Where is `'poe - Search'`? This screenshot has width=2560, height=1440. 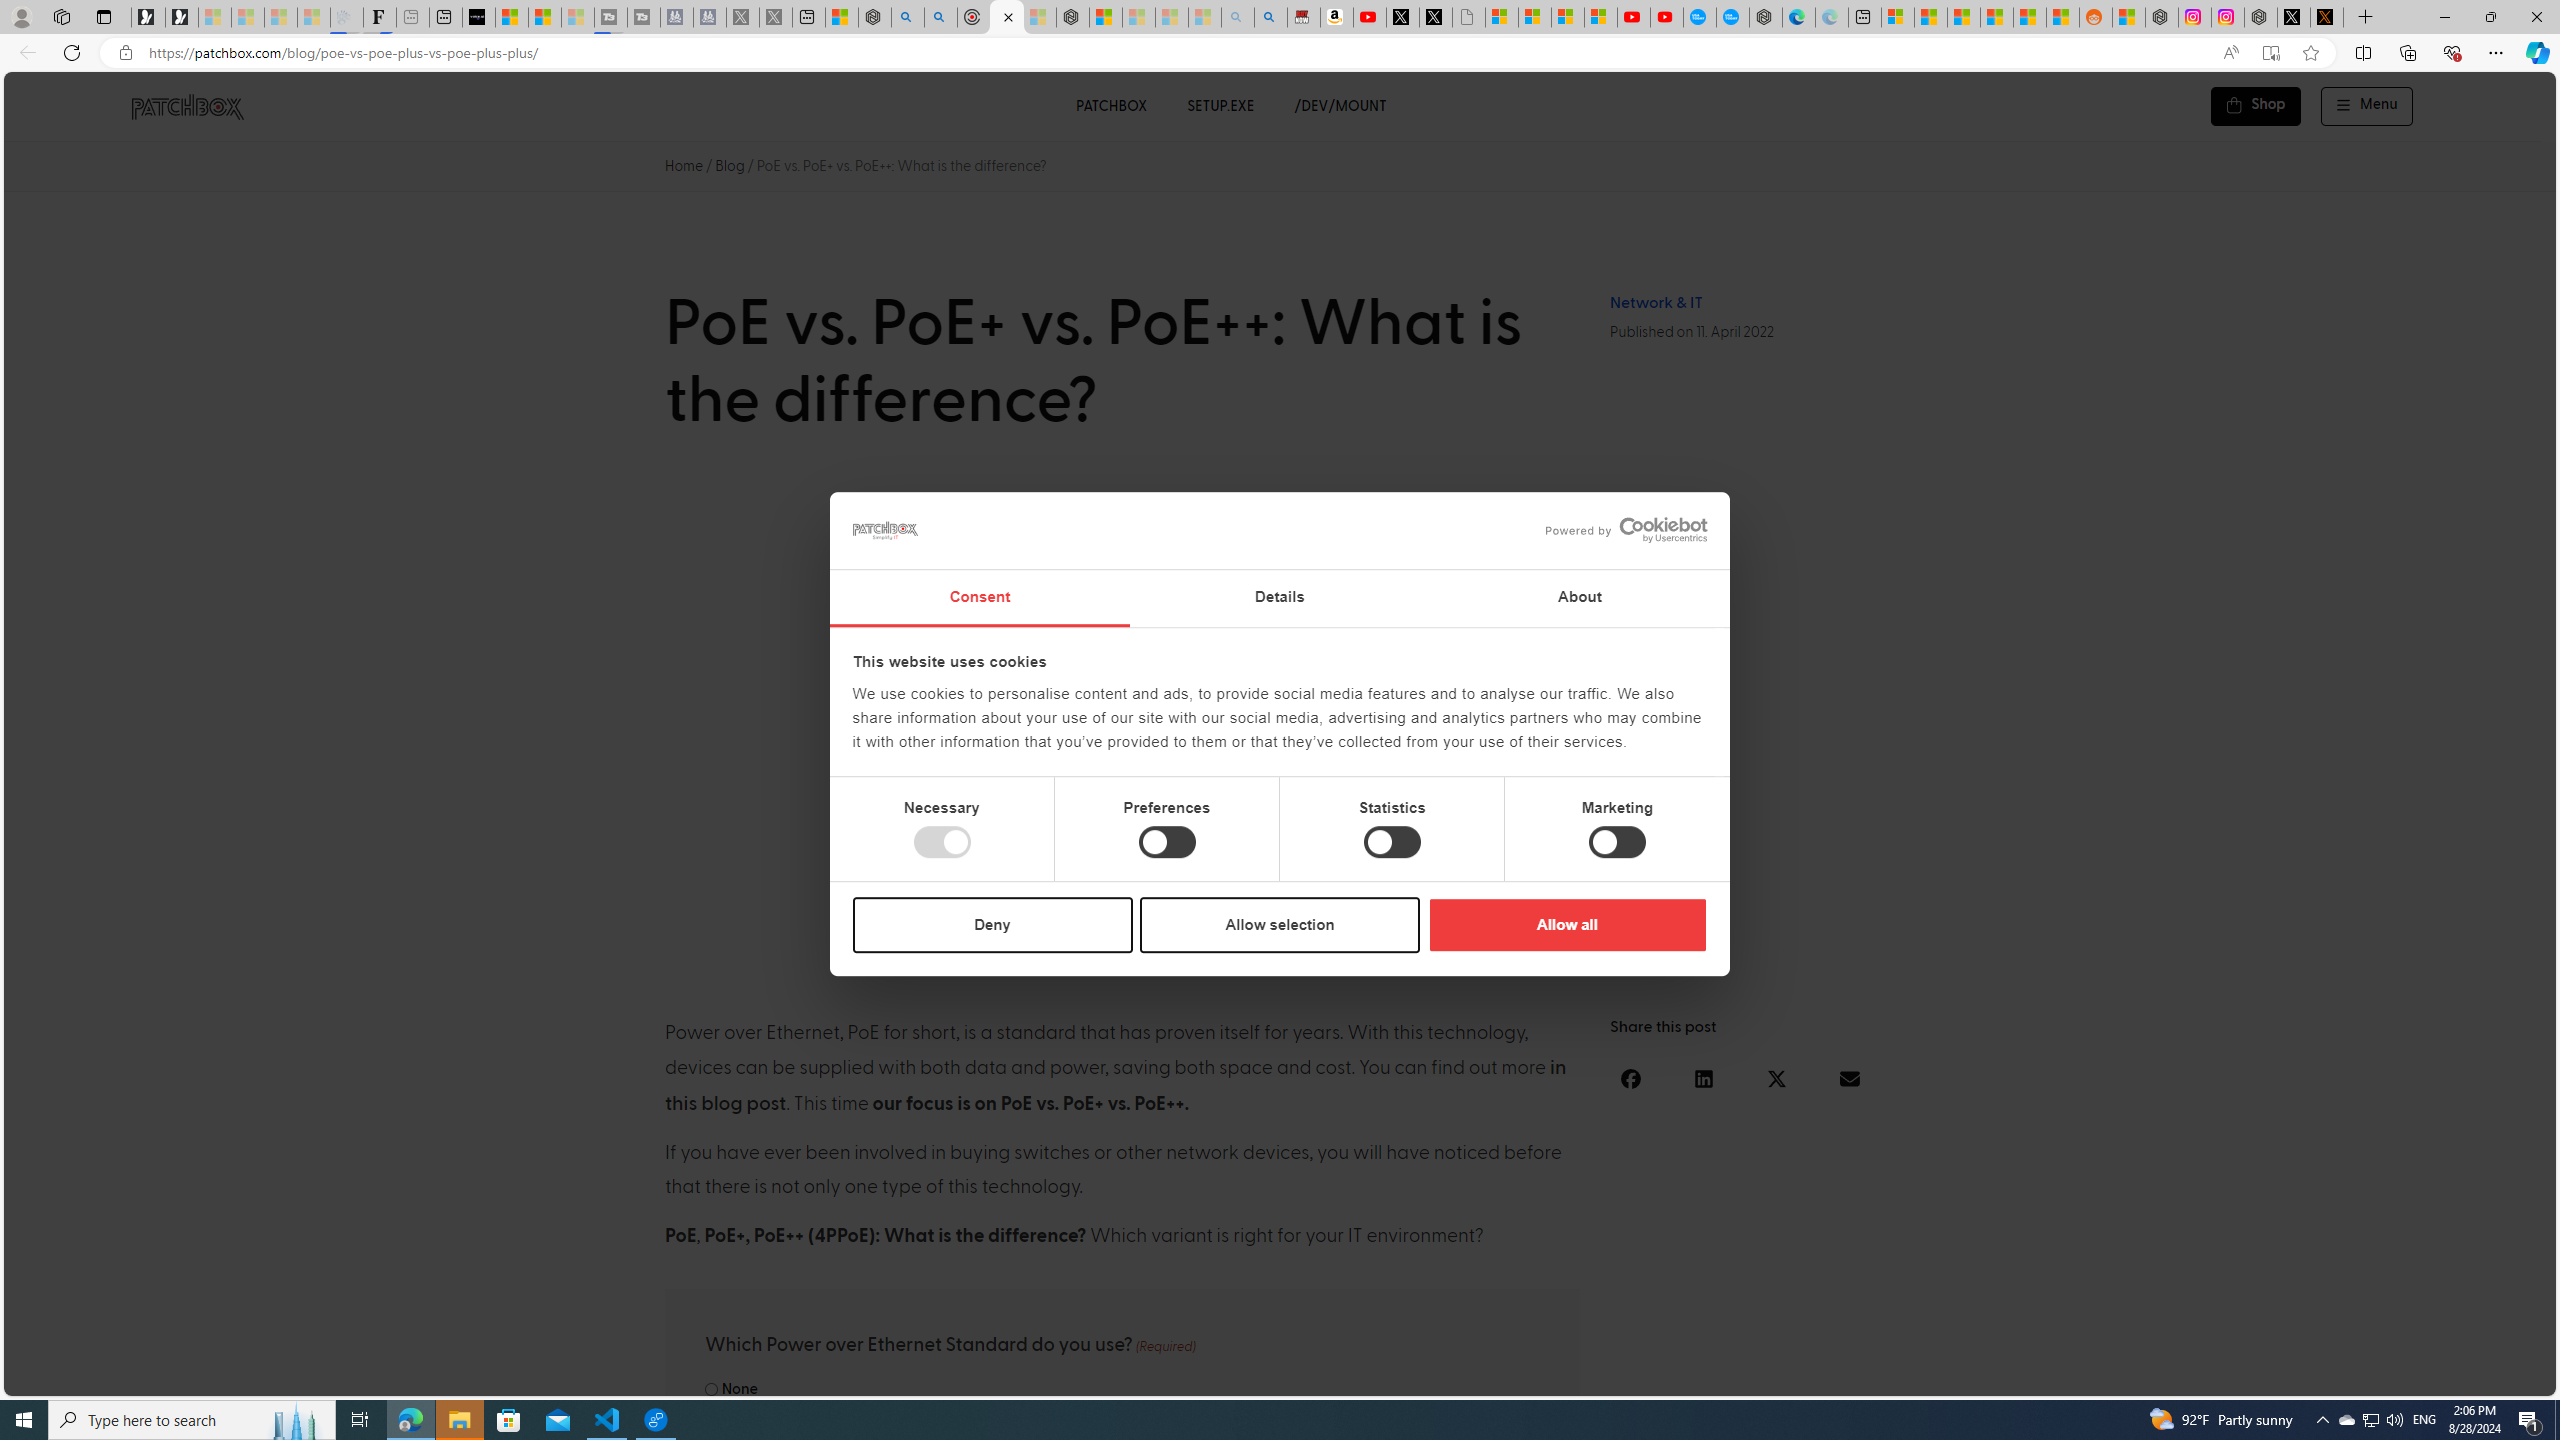 'poe - Search' is located at coordinates (906, 16).